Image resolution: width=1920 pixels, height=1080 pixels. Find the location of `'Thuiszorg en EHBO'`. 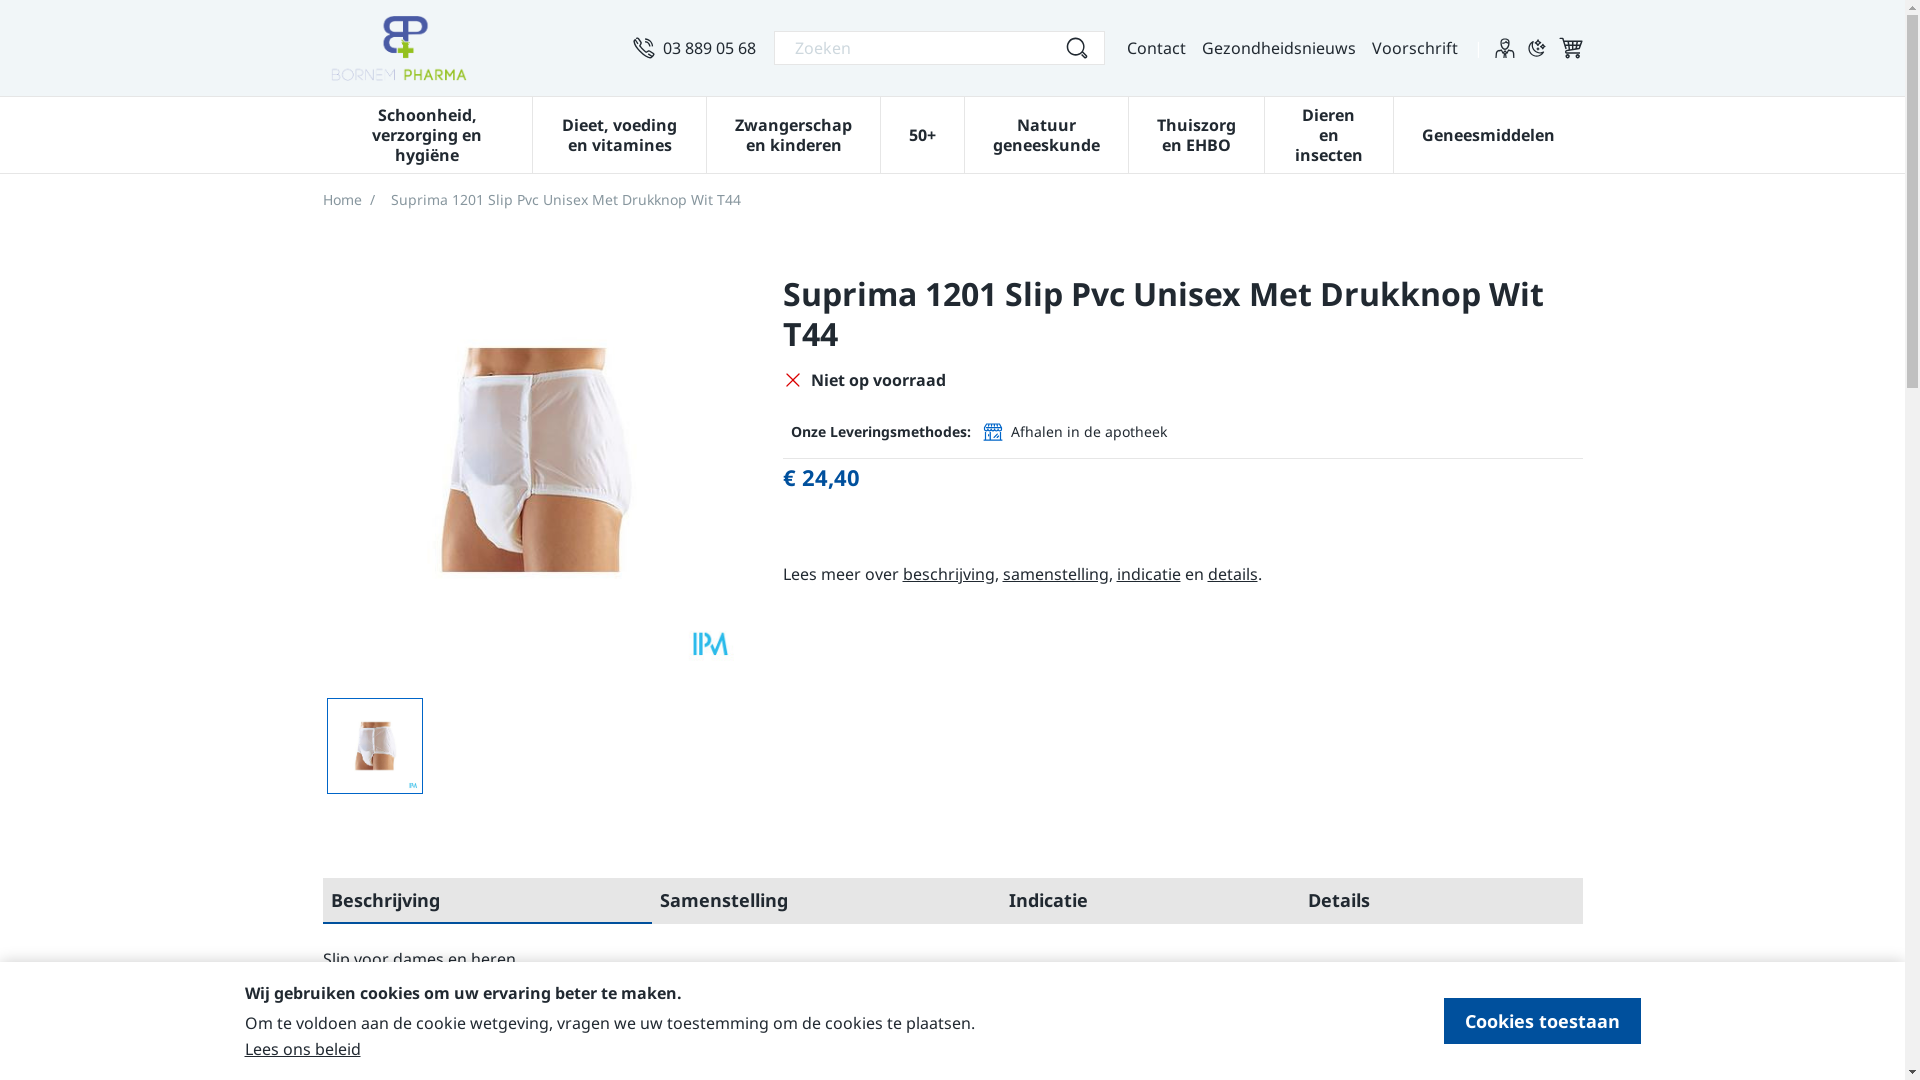

'Thuiszorg en EHBO' is located at coordinates (1196, 132).